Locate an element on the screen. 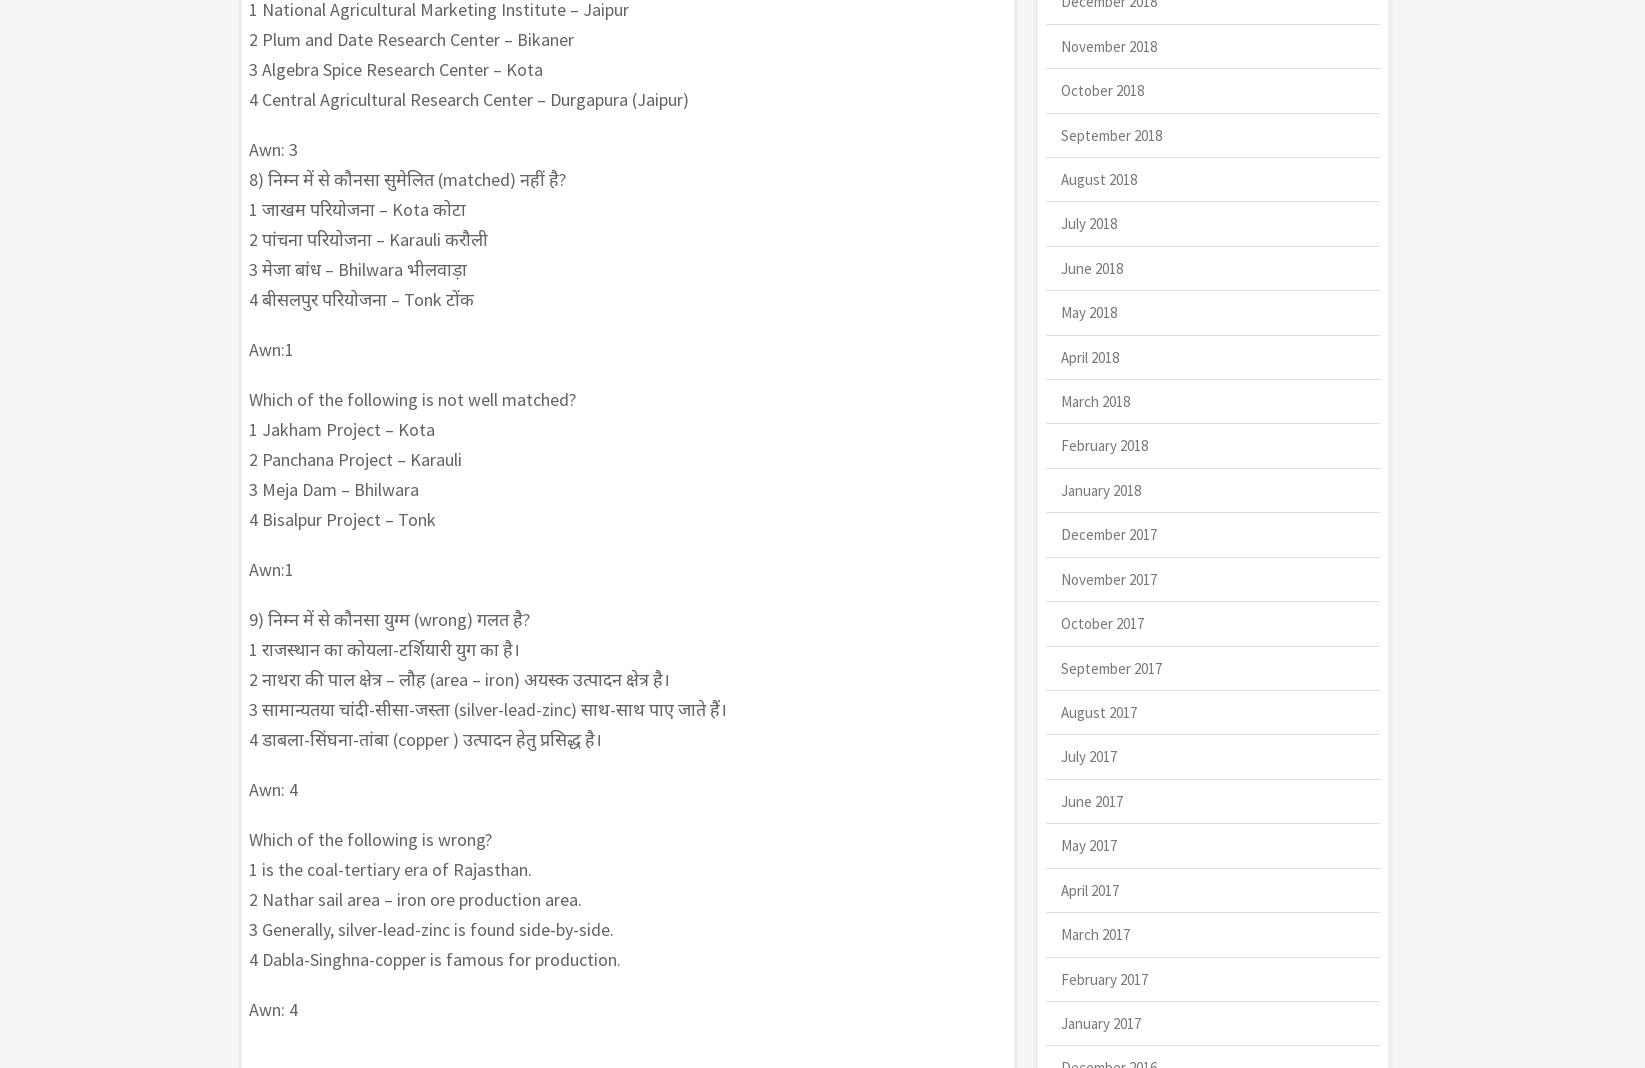 The height and width of the screenshot is (1068, 1645). '4 Bisalpur Project – Tonk' is located at coordinates (341, 519).